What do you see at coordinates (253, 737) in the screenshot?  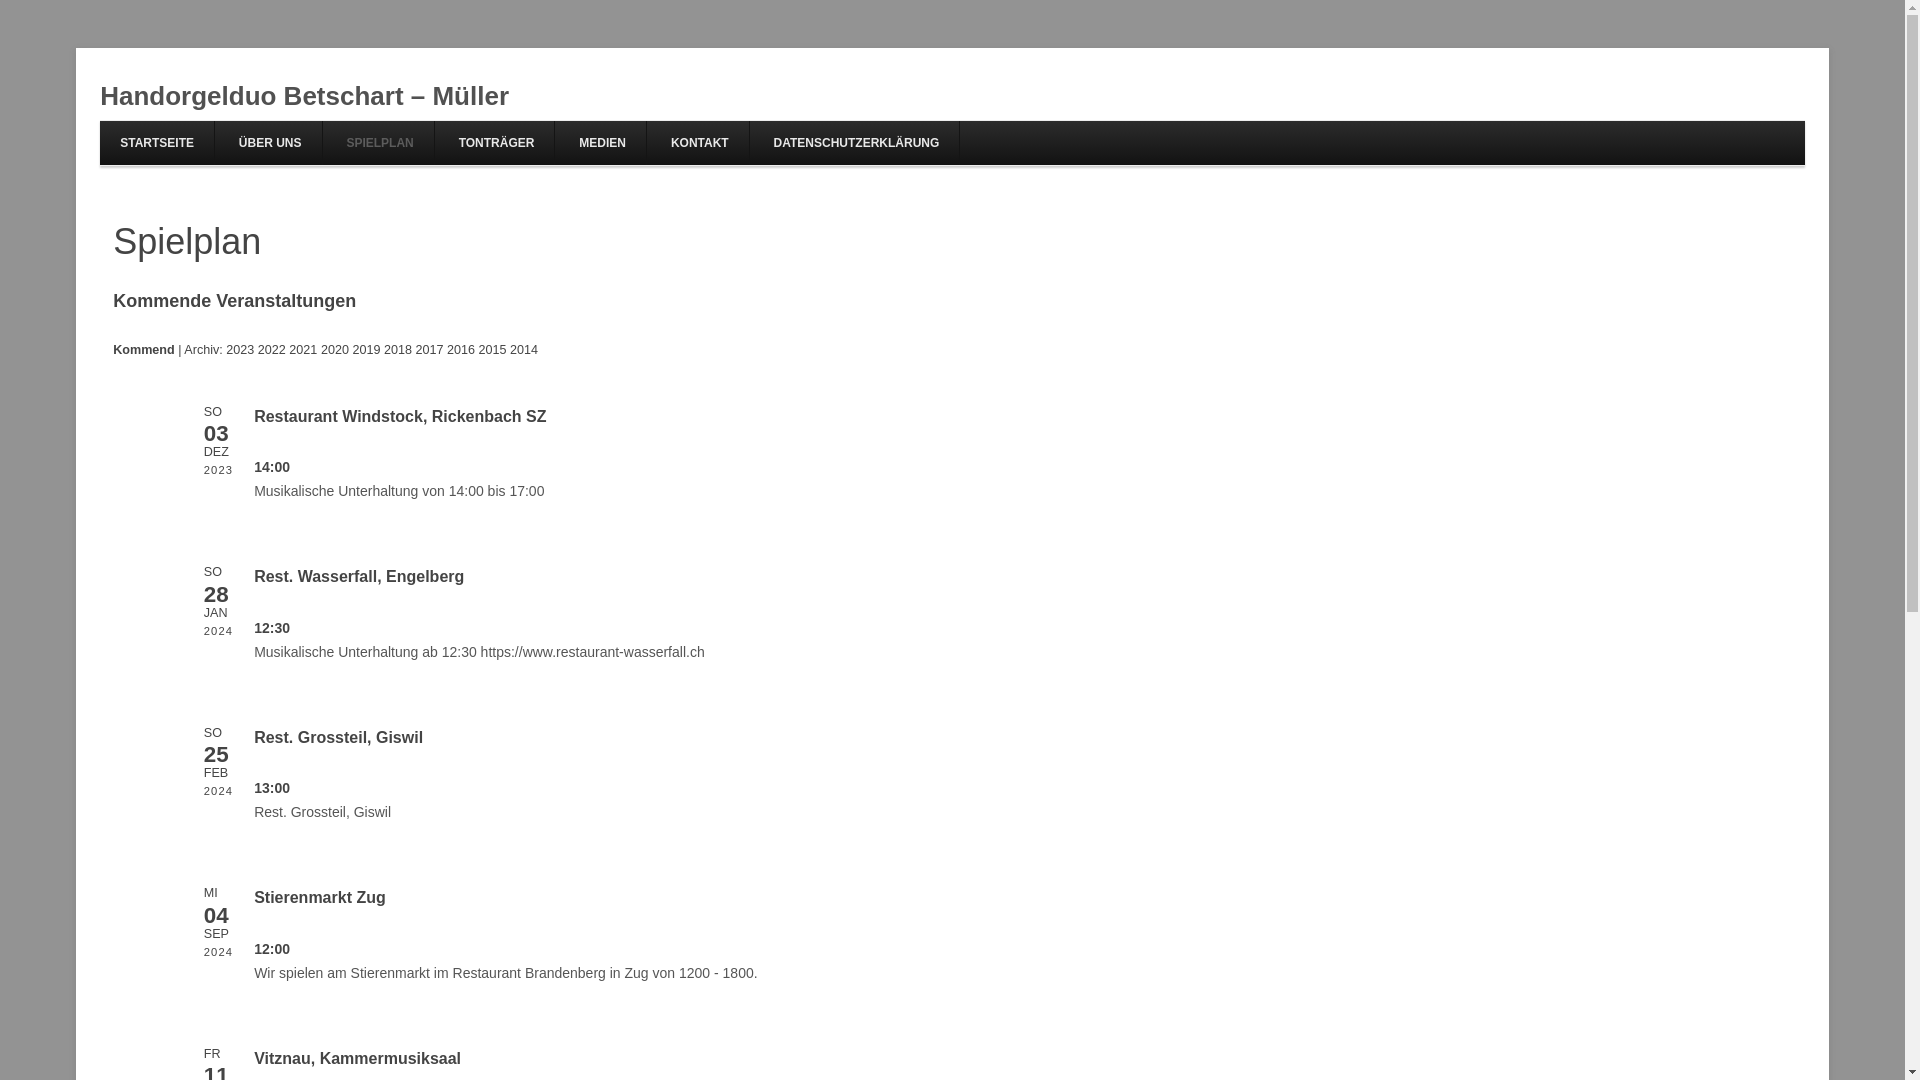 I see `'Rest. Grossteil, Giswil'` at bounding box center [253, 737].